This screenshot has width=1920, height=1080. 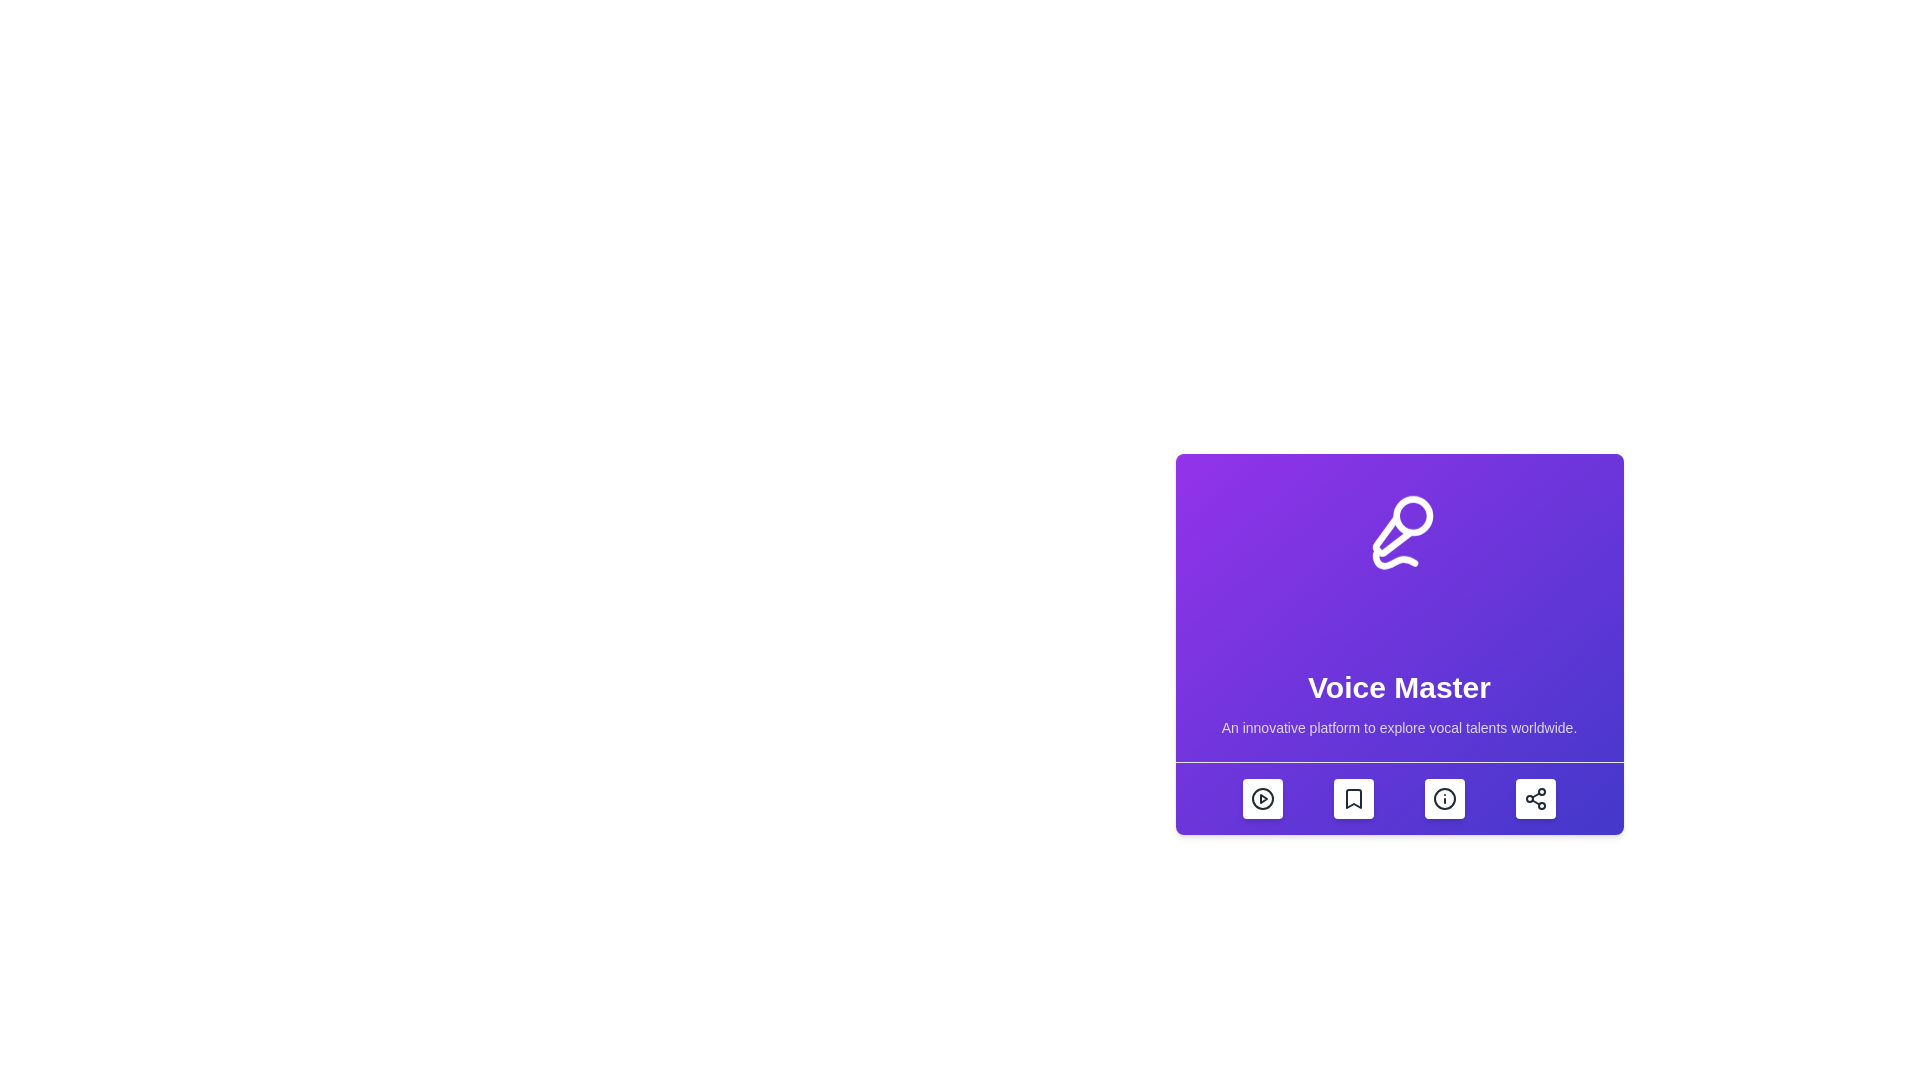 What do you see at coordinates (1444, 797) in the screenshot?
I see `the circular icon element in the row of four icons below the 'Voice Master' card, which is the third icon from the left` at bounding box center [1444, 797].